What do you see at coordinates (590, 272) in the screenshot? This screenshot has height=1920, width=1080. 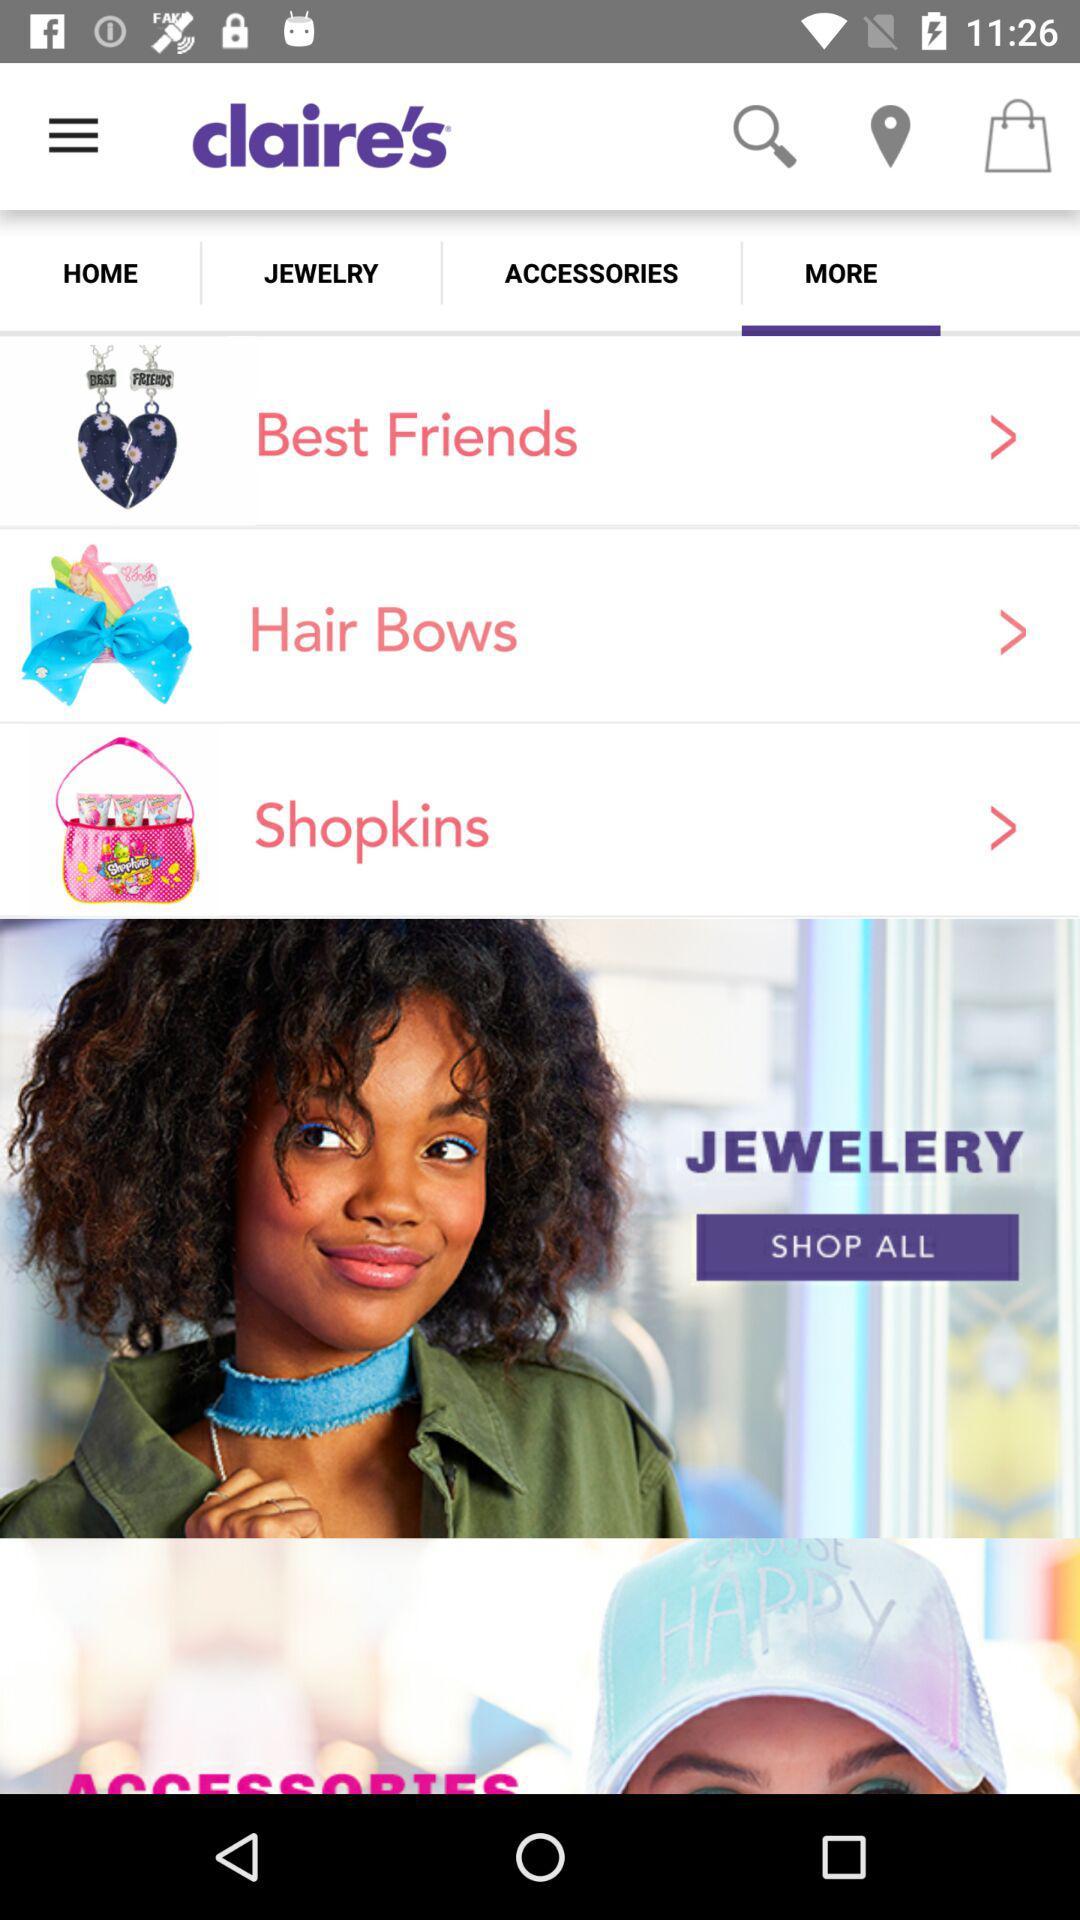 I see `app to the right of the jewelry app` at bounding box center [590, 272].